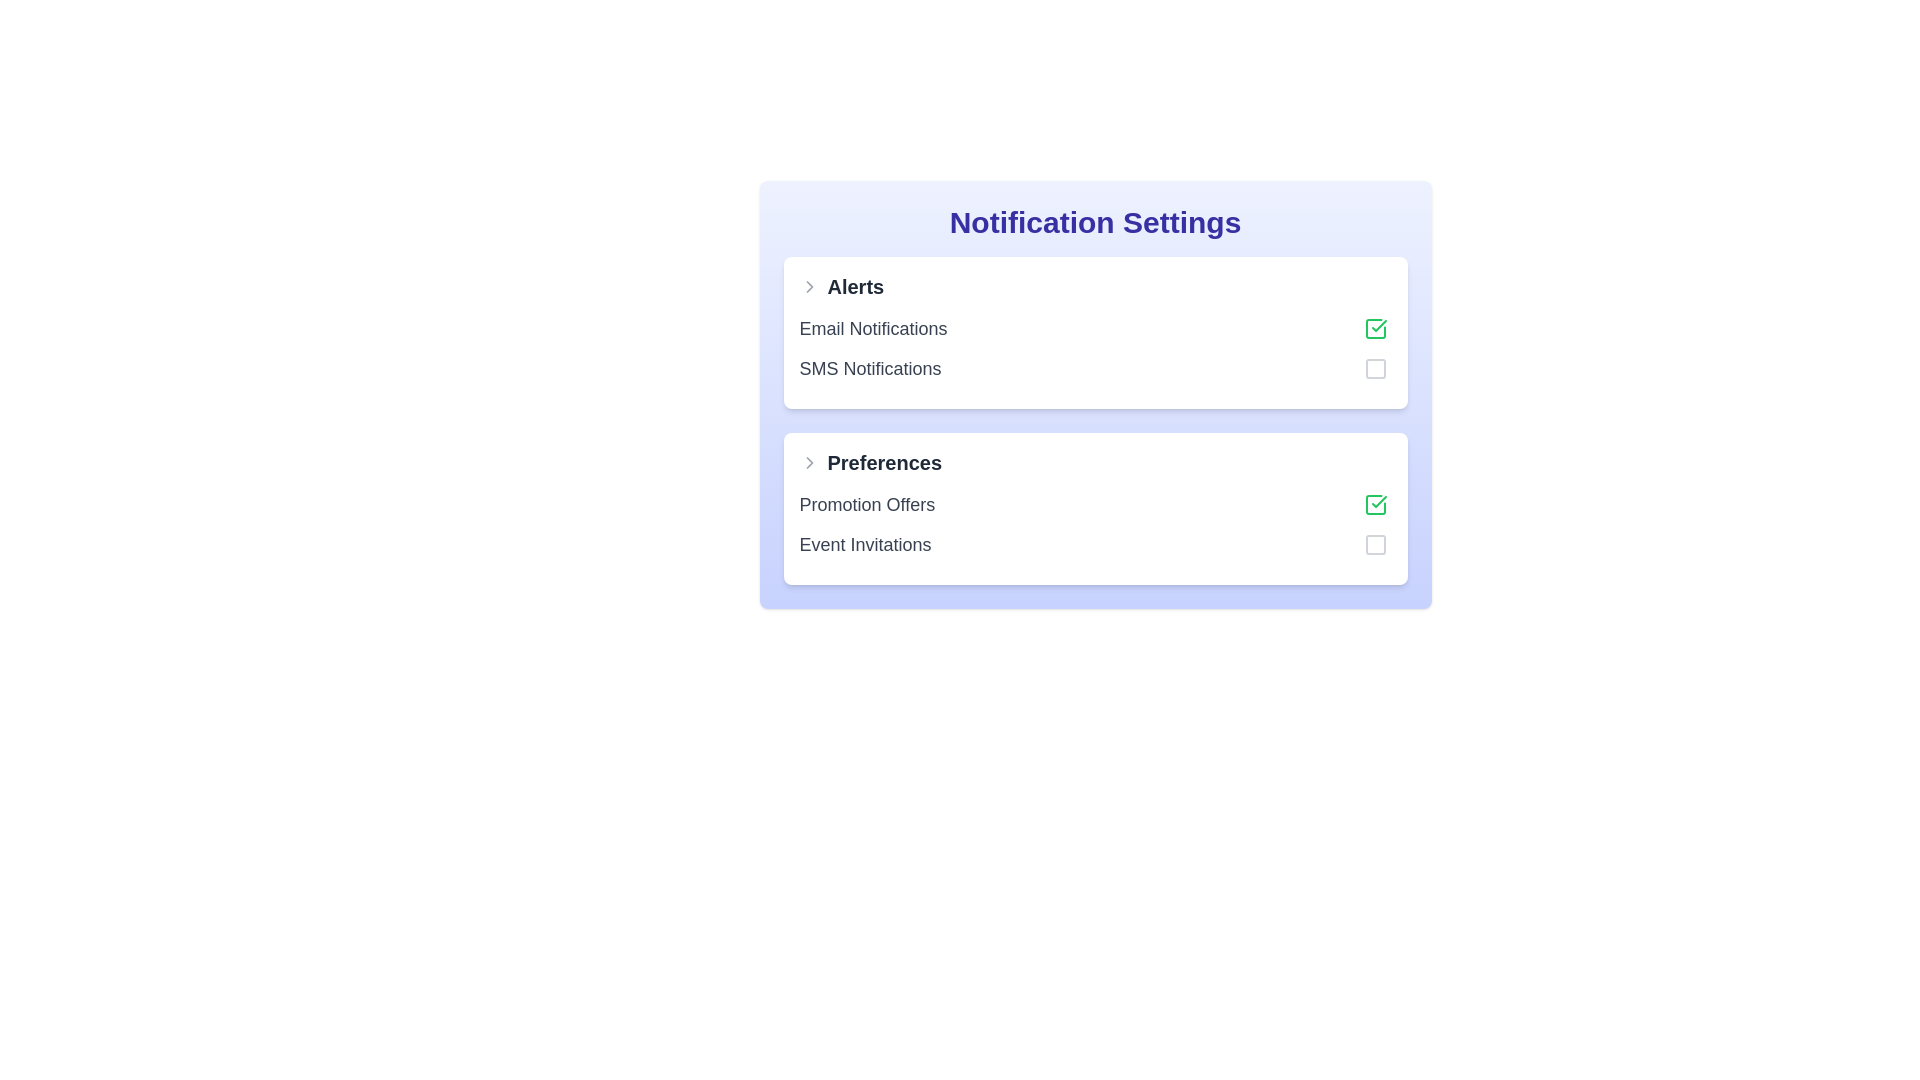 The image size is (1920, 1080). What do you see at coordinates (1094, 347) in the screenshot?
I see `the checkbox next to 'Email Notifications' in the 'Alerts' section of the 'Notification Settings' interface` at bounding box center [1094, 347].